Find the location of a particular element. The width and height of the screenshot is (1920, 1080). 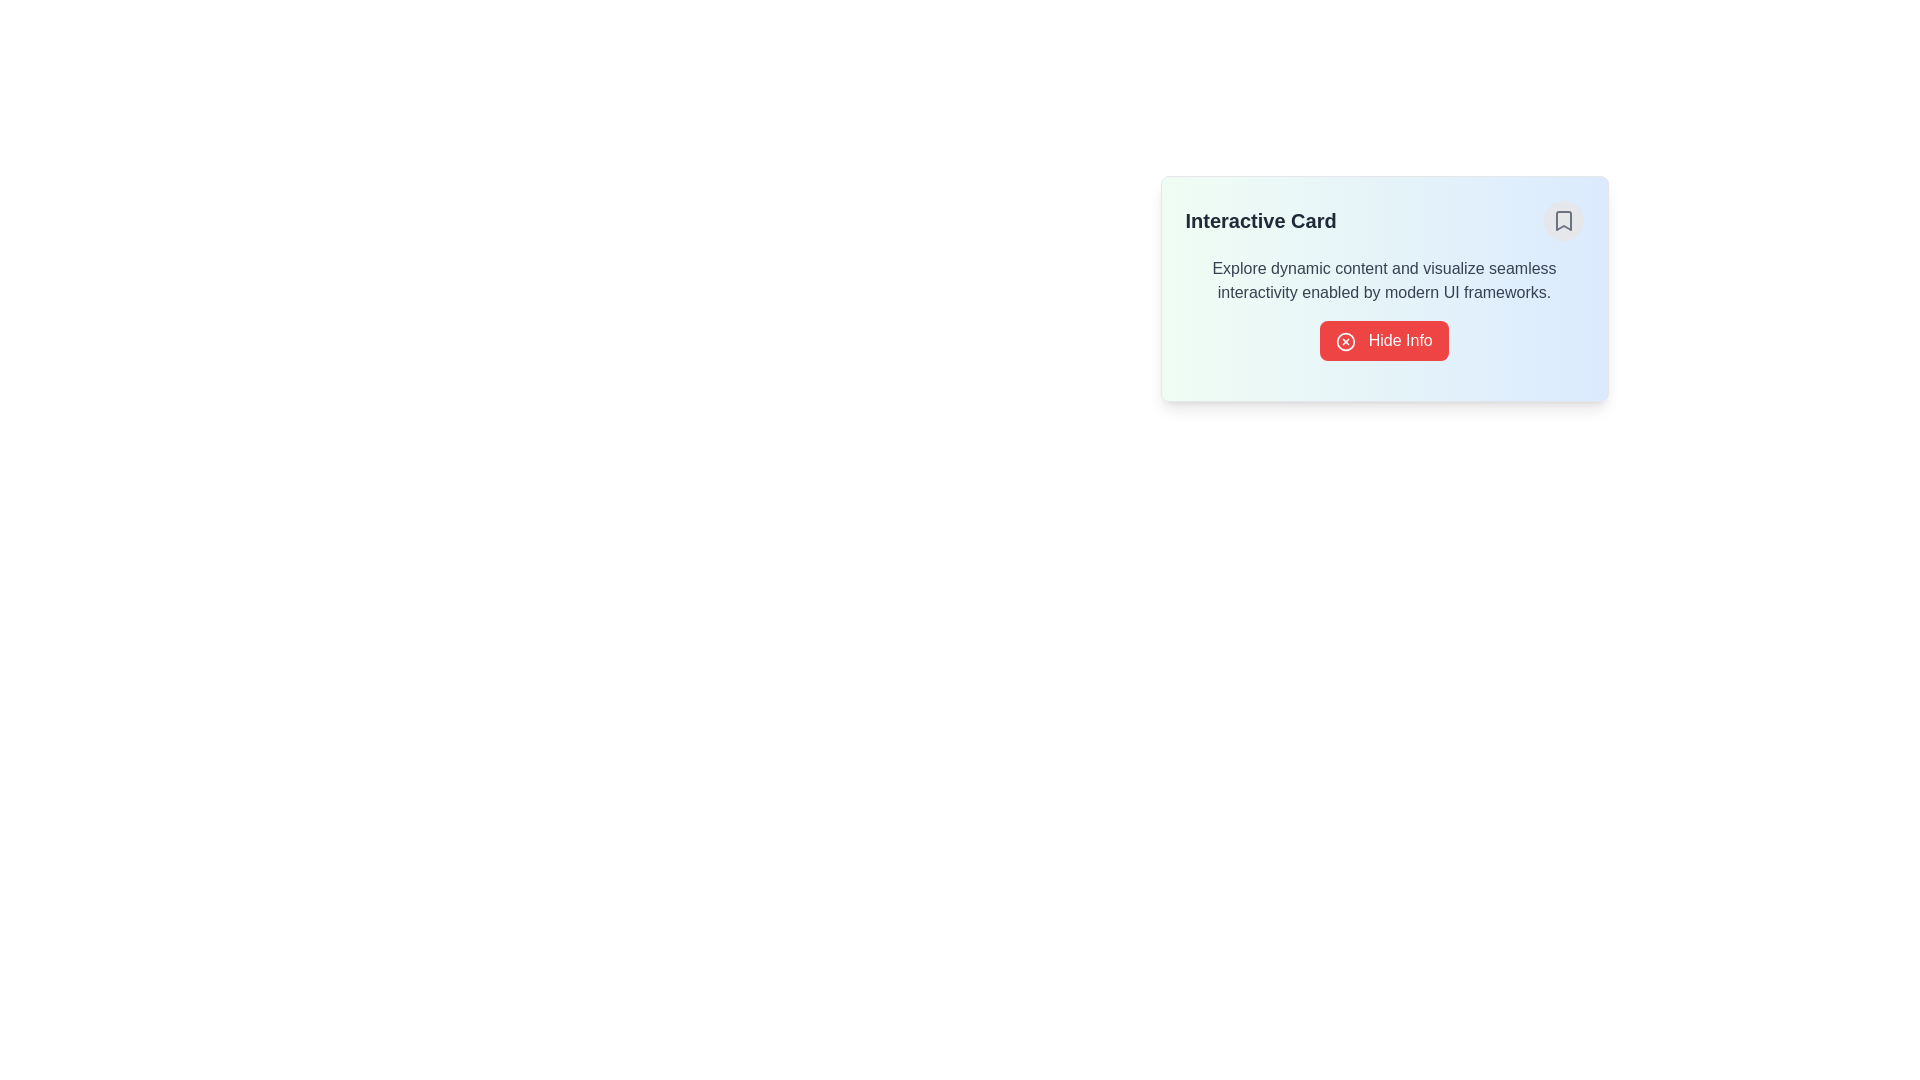

the bookmark icon located at the top-right corner inside the card UI component is located at coordinates (1562, 220).